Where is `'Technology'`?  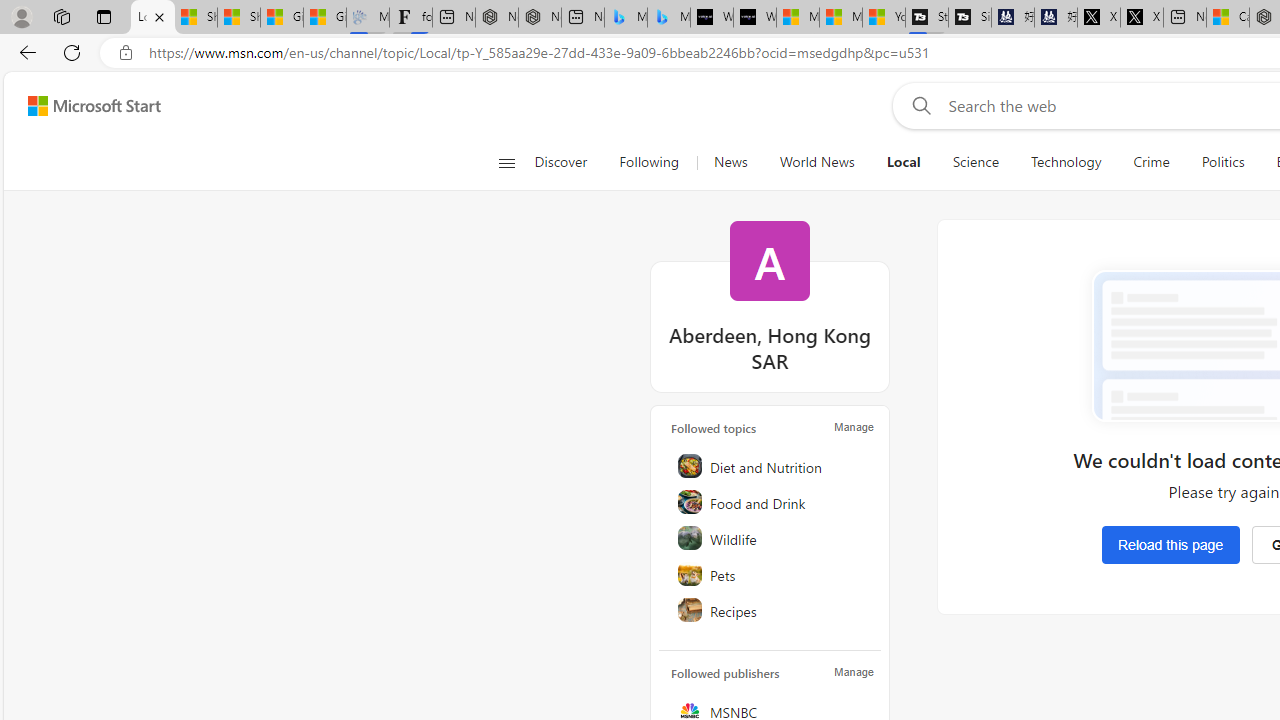
'Technology' is located at coordinates (1064, 162).